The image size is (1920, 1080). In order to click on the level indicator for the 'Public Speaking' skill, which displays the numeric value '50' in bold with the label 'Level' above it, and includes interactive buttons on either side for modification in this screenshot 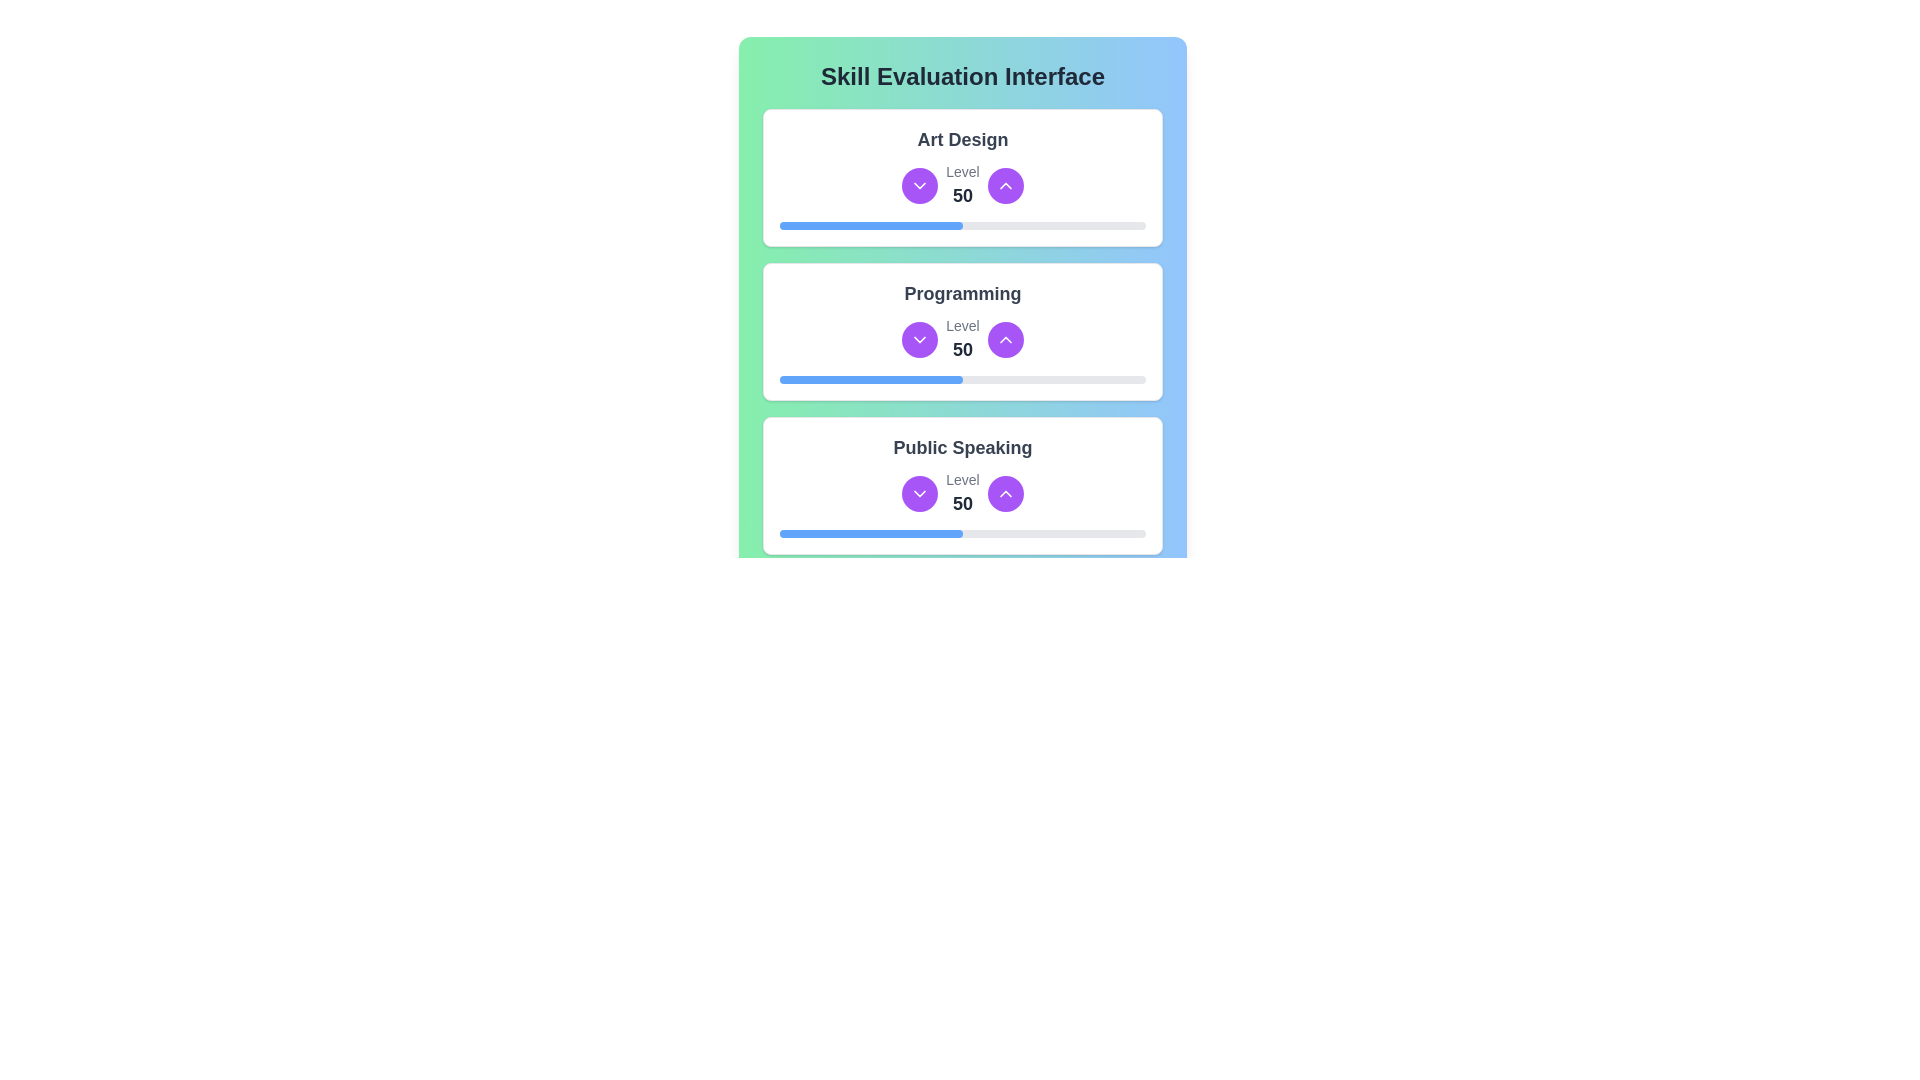, I will do `click(963, 493)`.